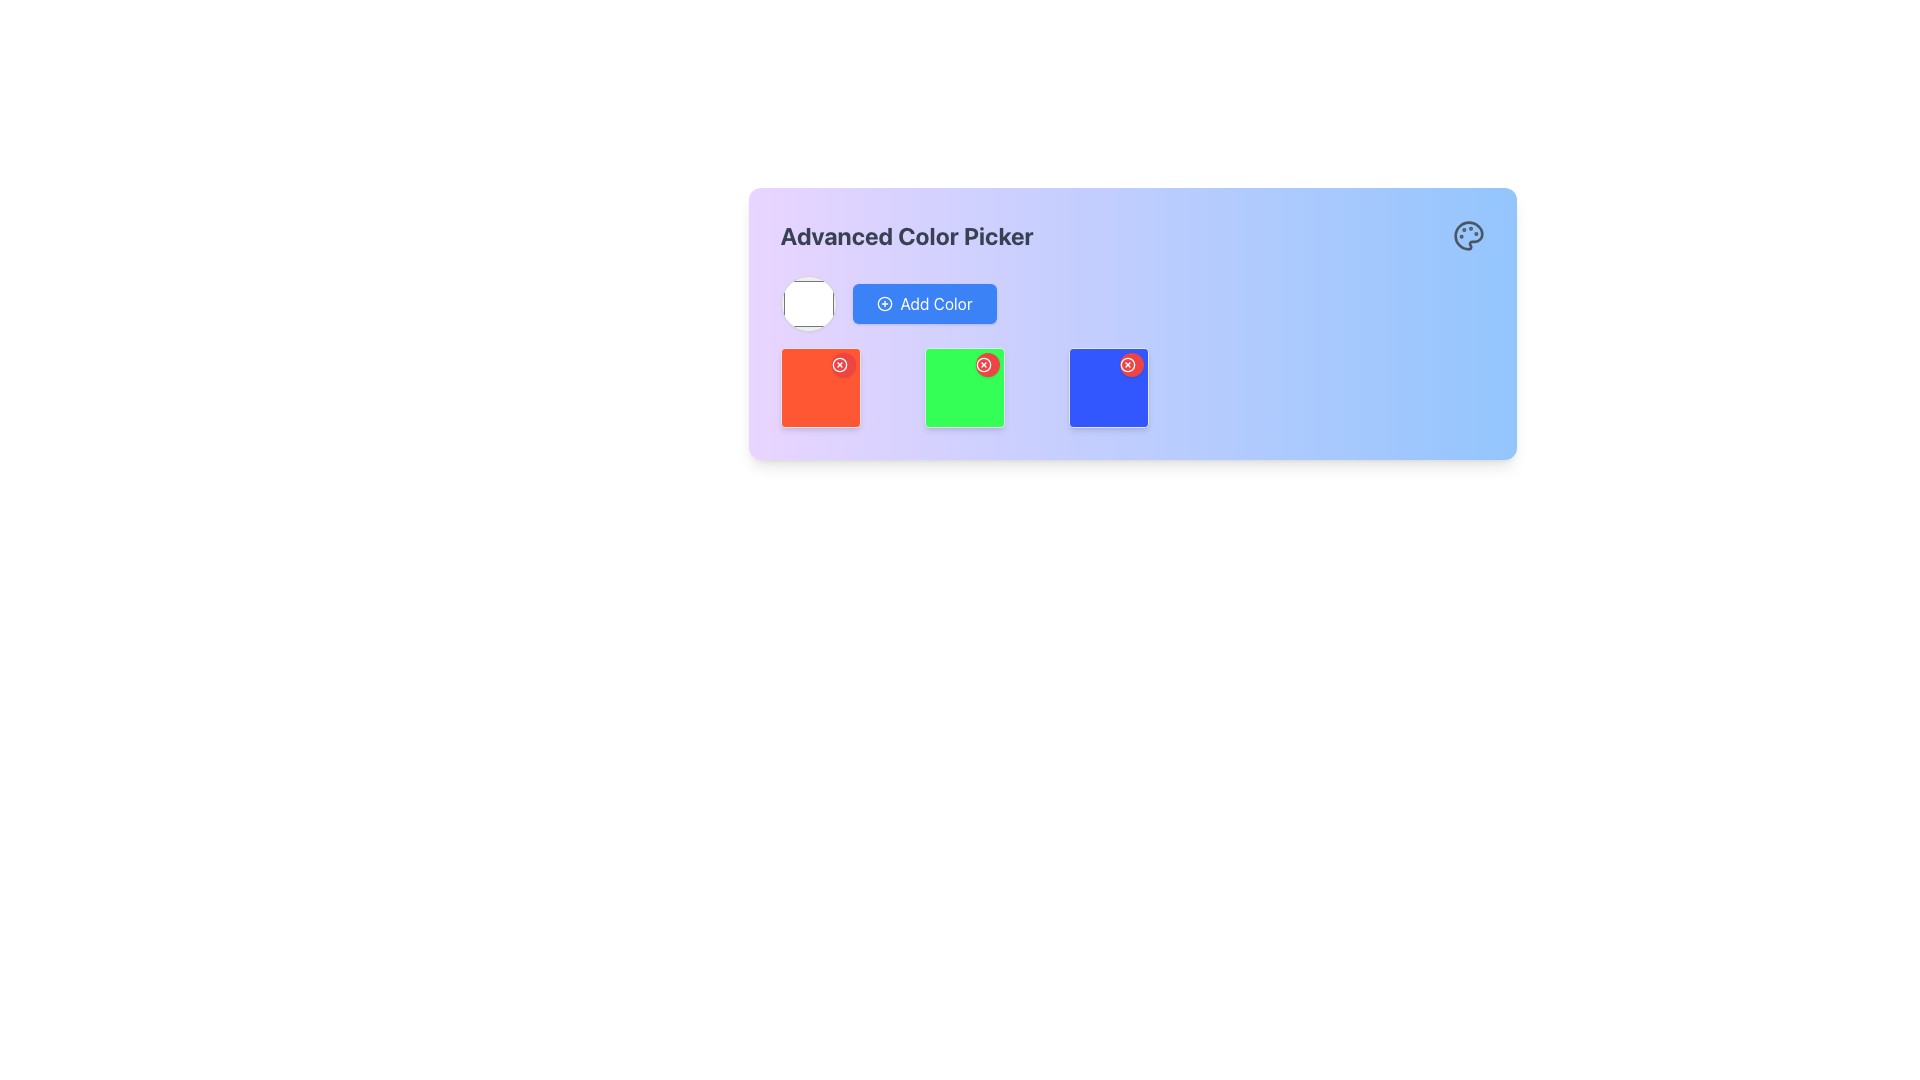 The width and height of the screenshot is (1920, 1080). Describe the element at coordinates (987, 365) in the screenshot. I see `the close button located in the top-right corner of the second green square block in the center row` at that location.